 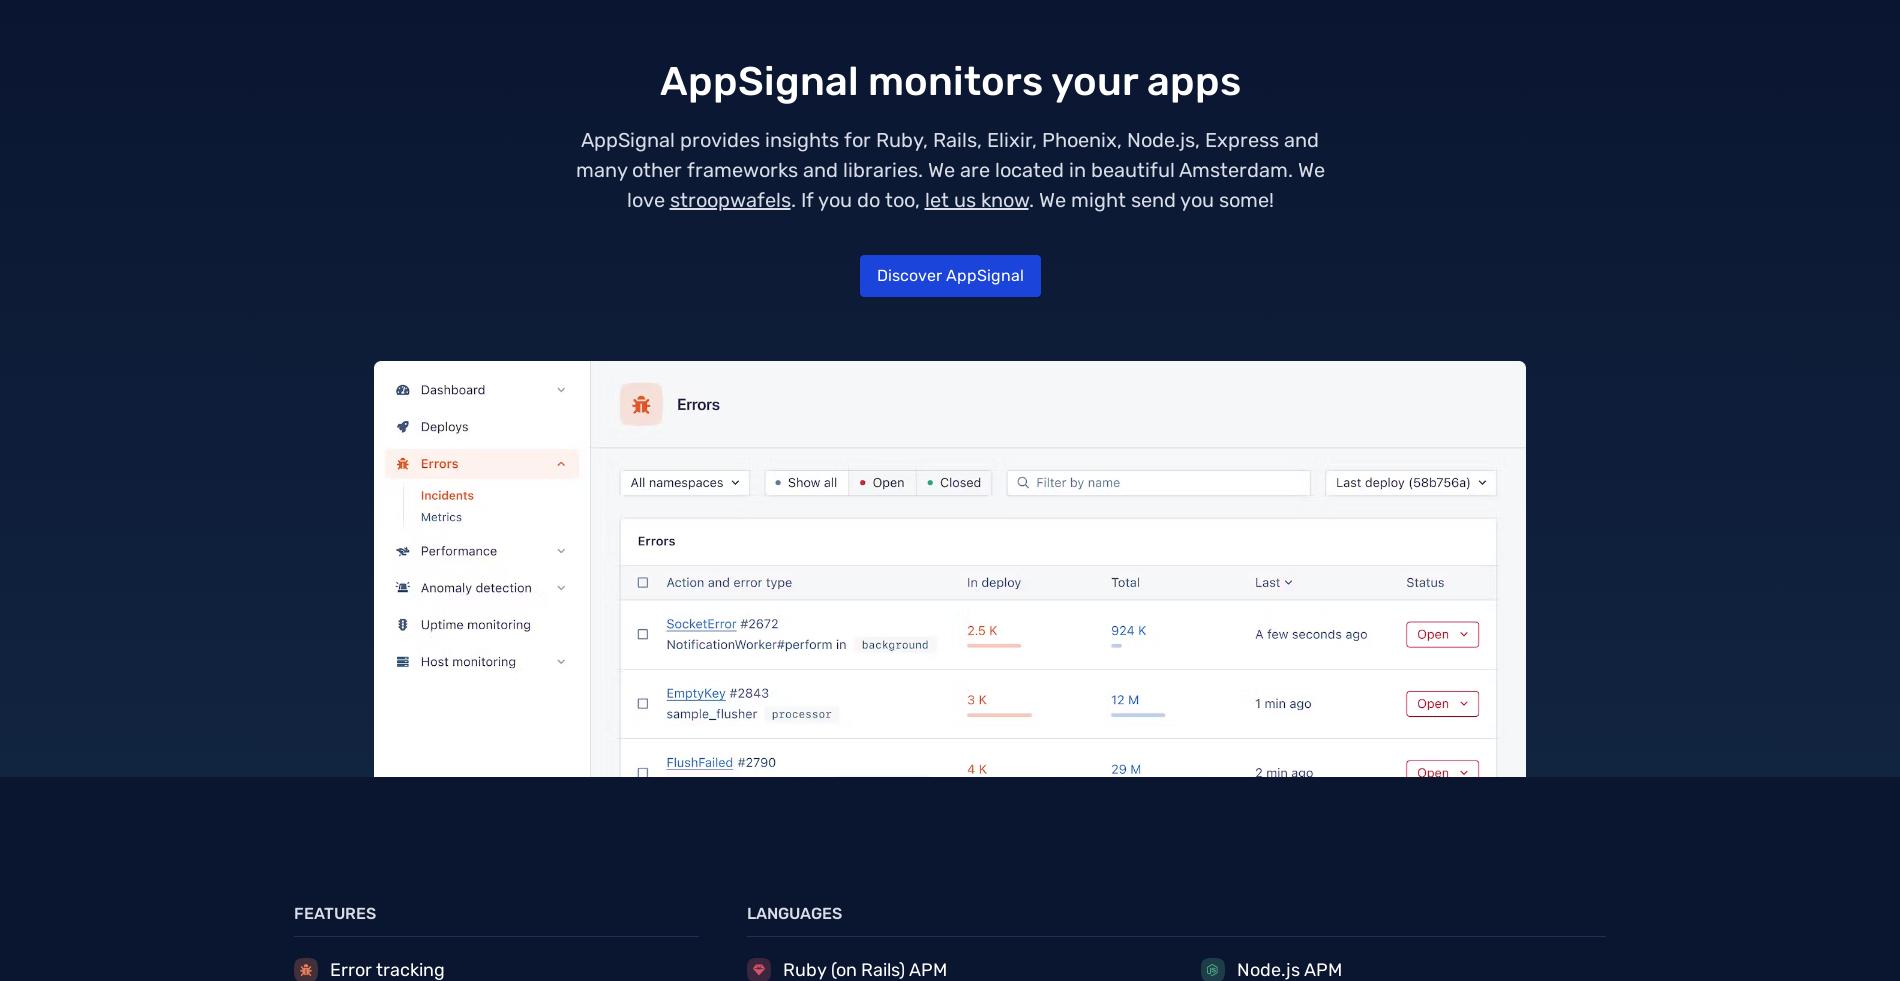 What do you see at coordinates (948, 80) in the screenshot?
I see `'AppSignal monitors your apps'` at bounding box center [948, 80].